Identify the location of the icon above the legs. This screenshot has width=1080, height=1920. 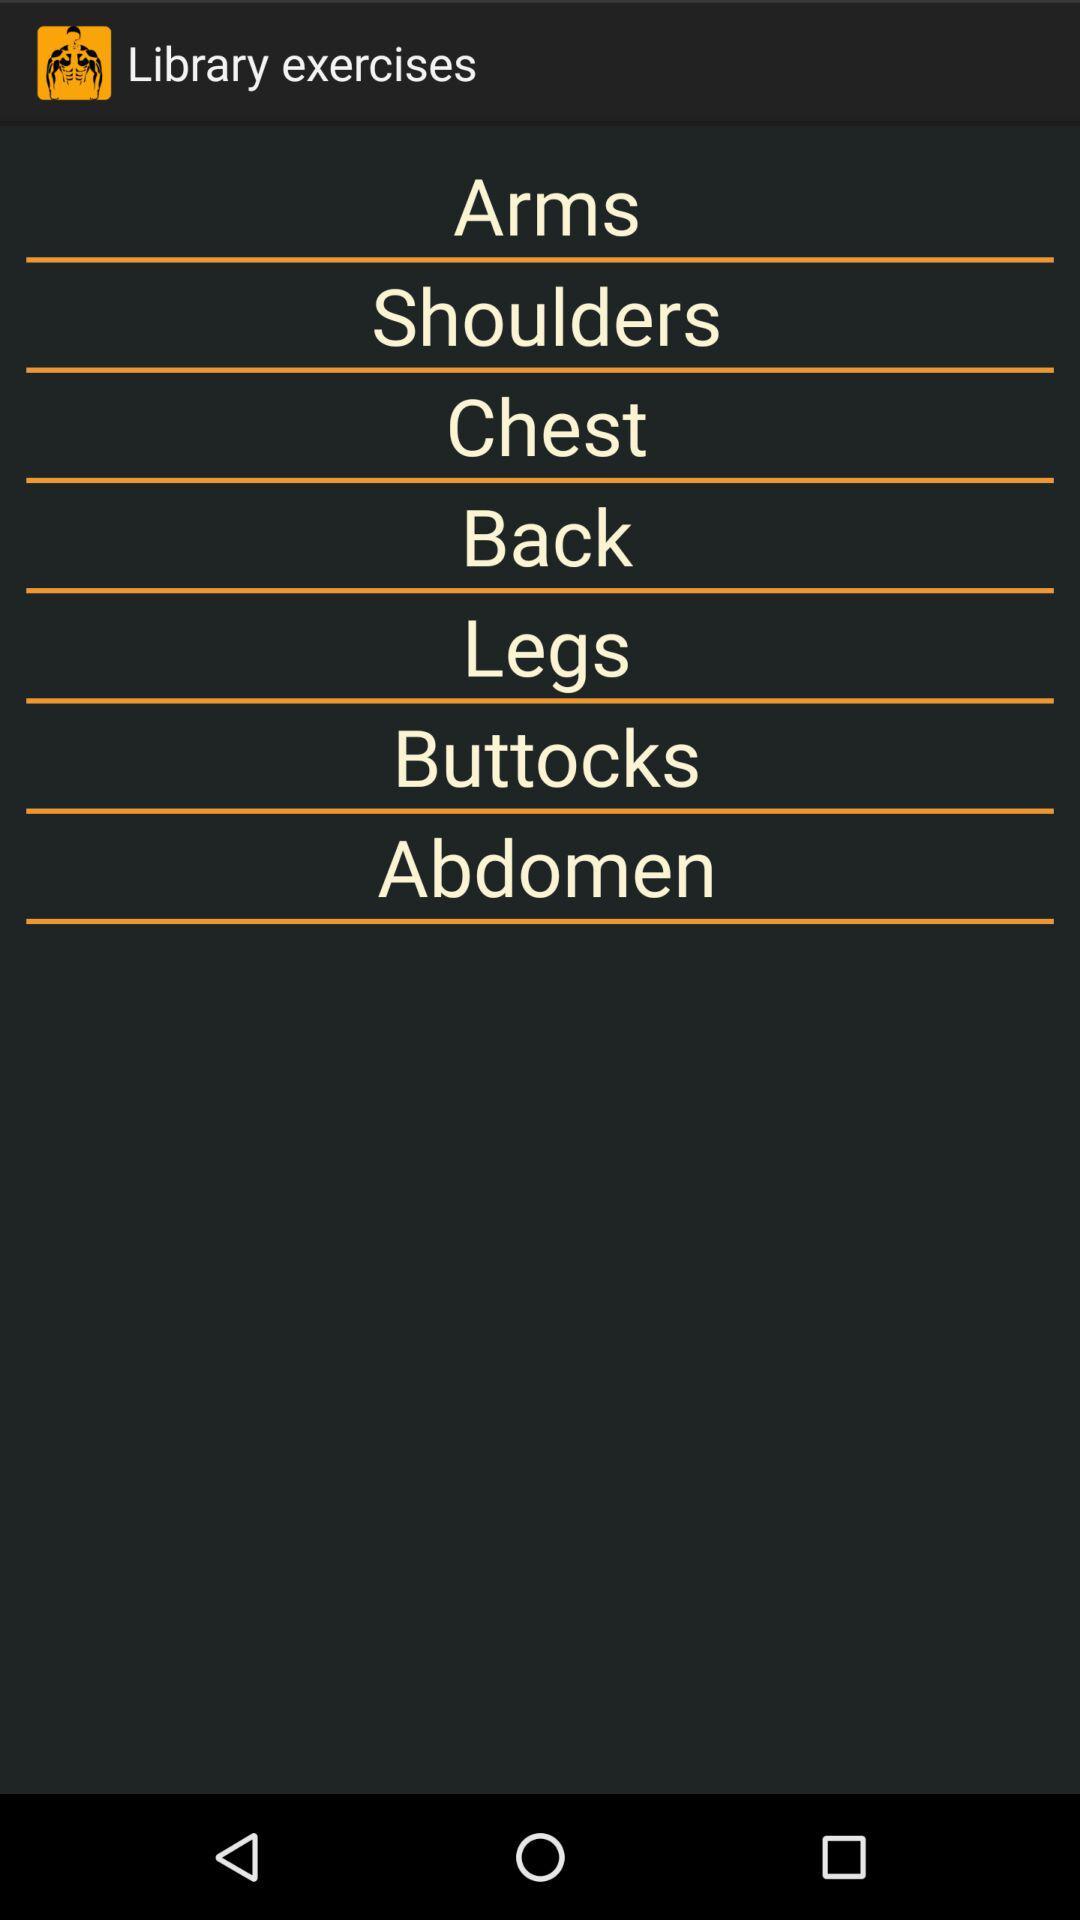
(540, 535).